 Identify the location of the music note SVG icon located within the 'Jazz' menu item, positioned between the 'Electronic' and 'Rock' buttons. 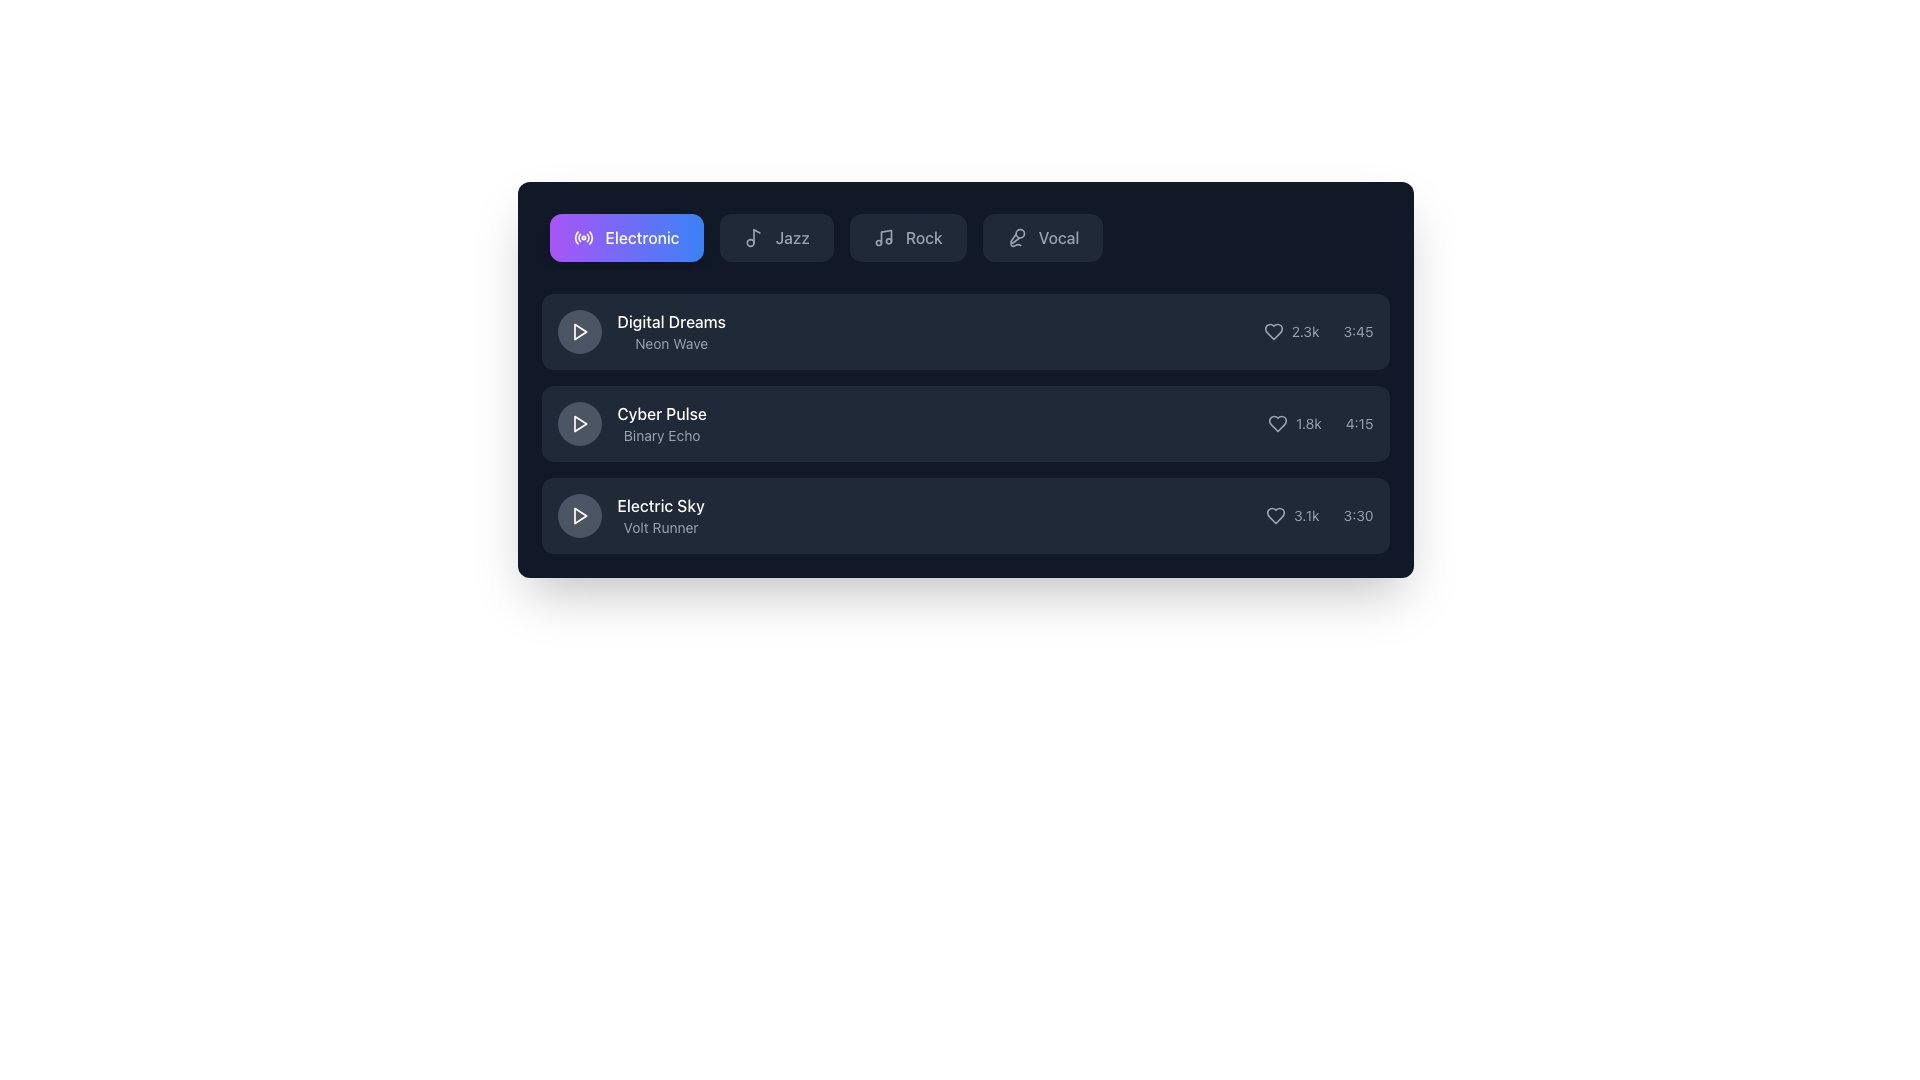
(752, 237).